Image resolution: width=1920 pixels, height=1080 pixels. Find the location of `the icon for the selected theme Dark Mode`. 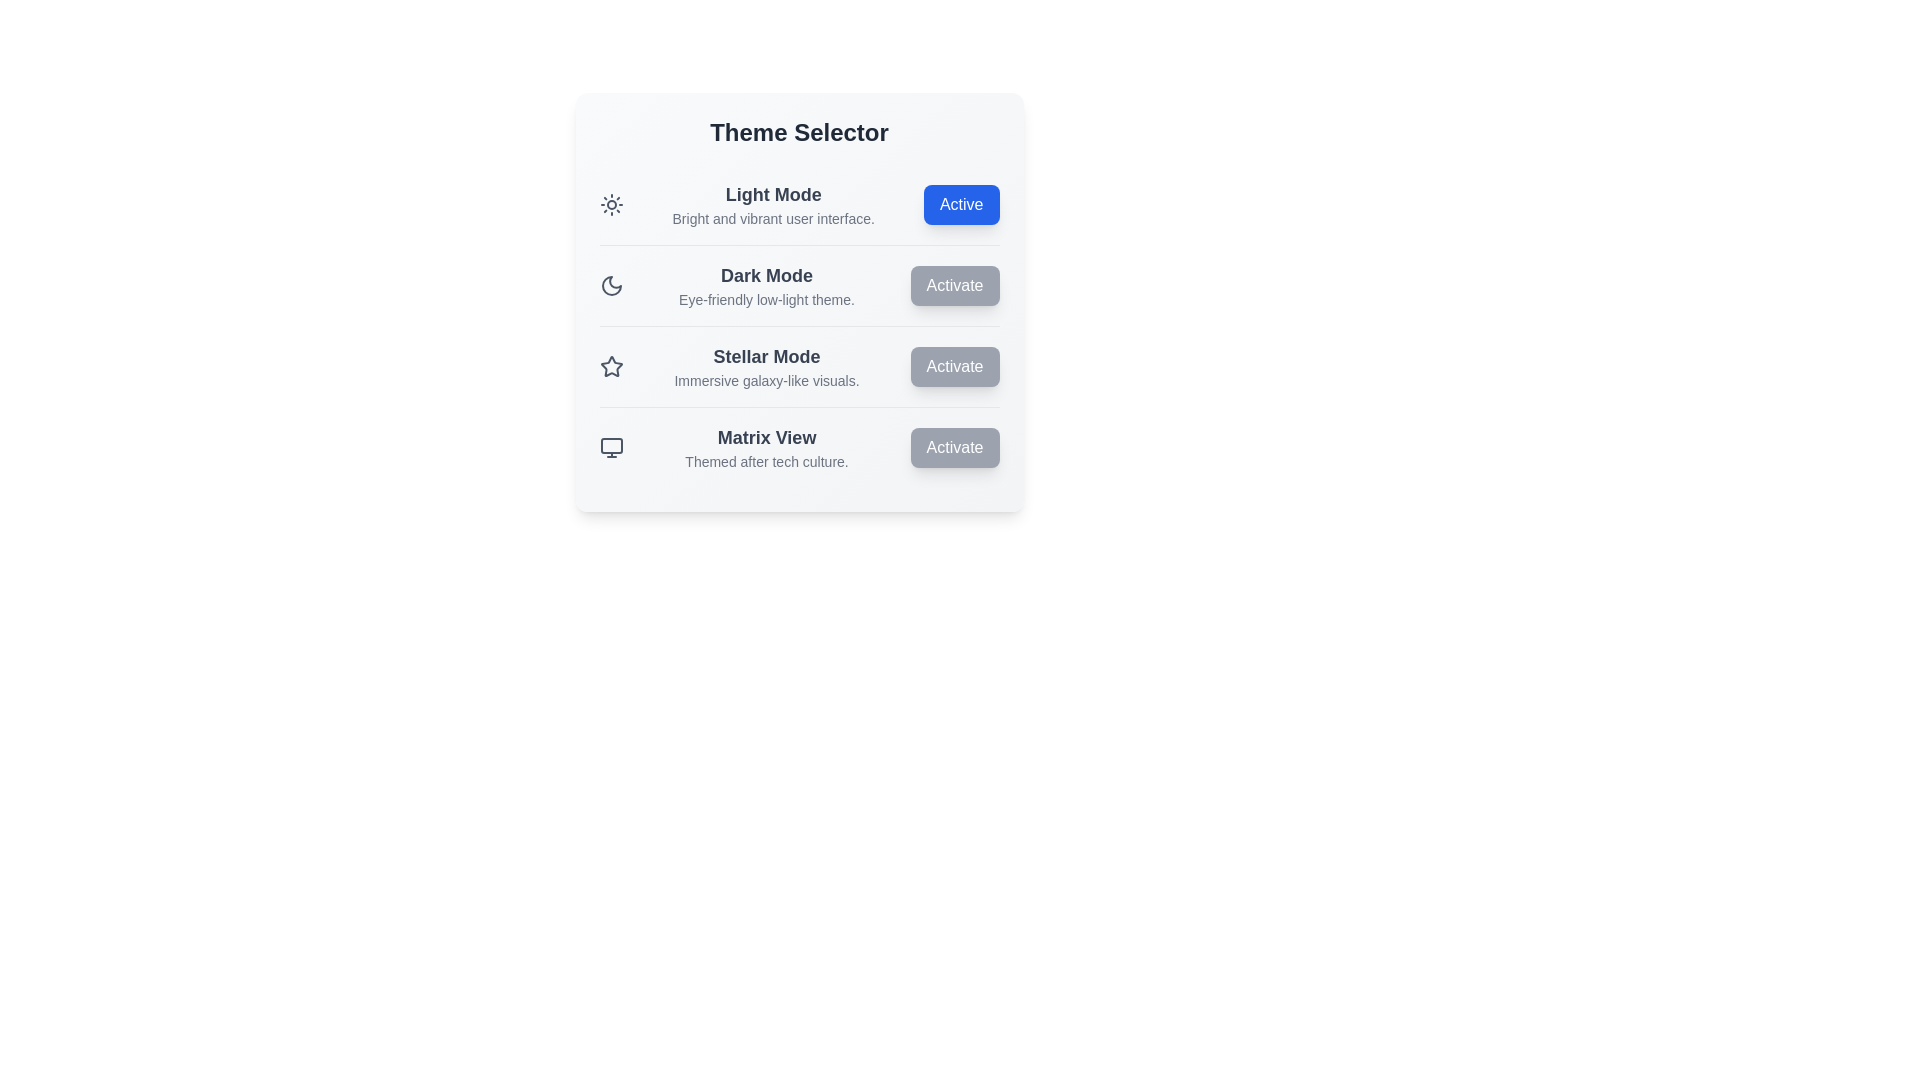

the icon for the selected theme Dark Mode is located at coordinates (610, 285).